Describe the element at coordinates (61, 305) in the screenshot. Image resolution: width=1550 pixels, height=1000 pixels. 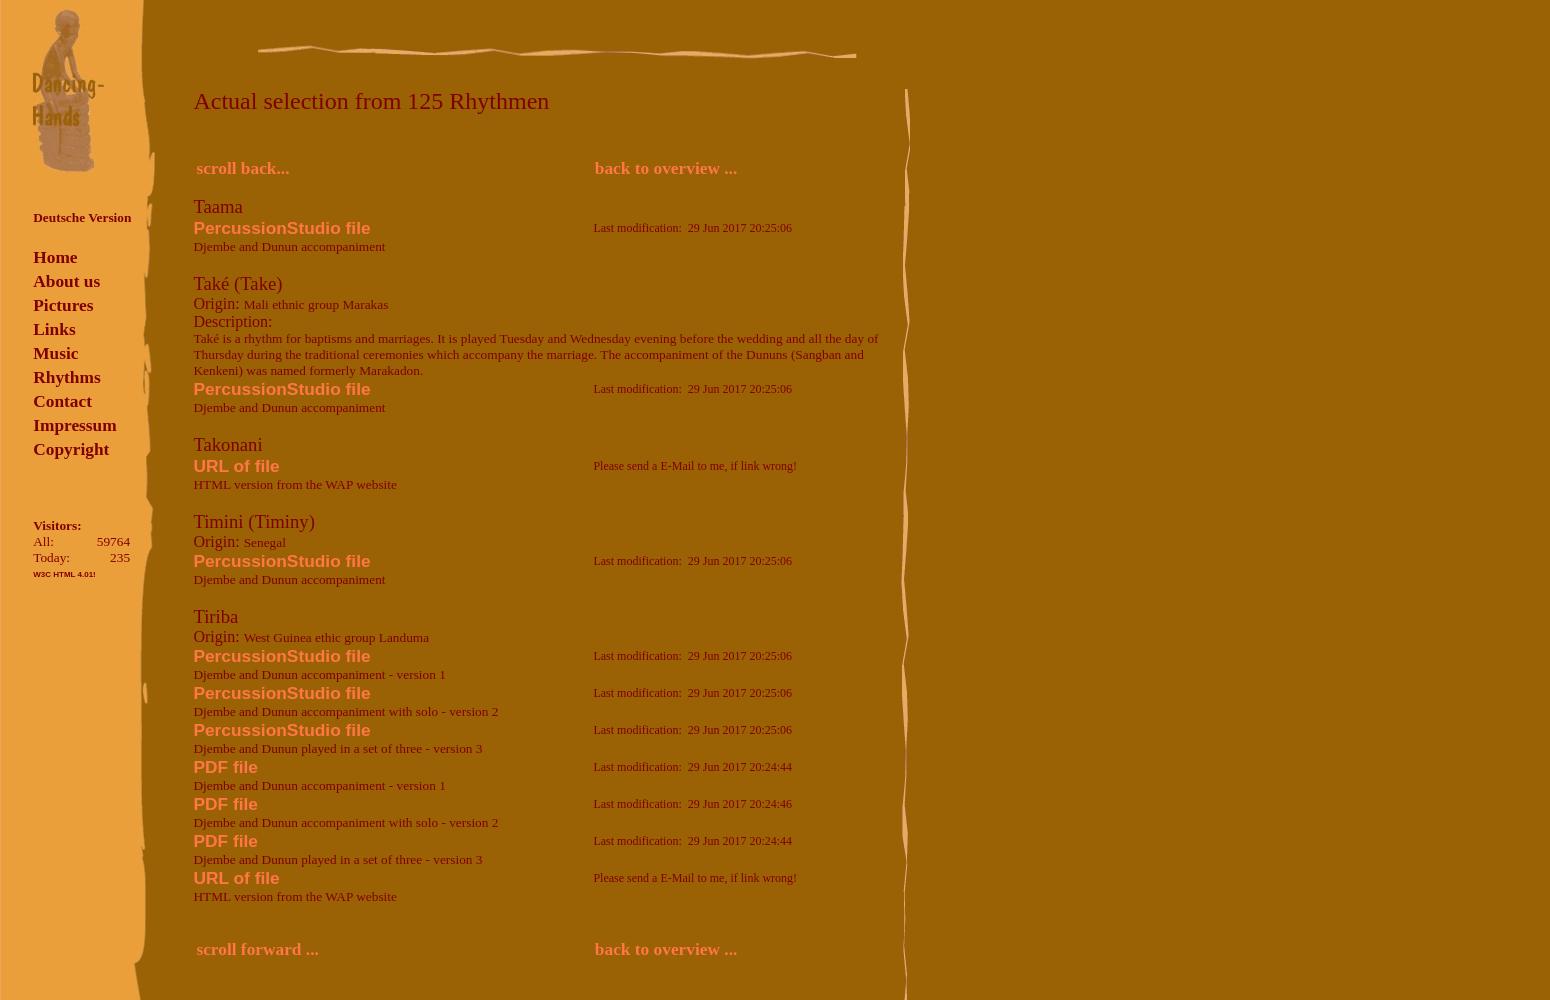
I see `'Pictures'` at that location.